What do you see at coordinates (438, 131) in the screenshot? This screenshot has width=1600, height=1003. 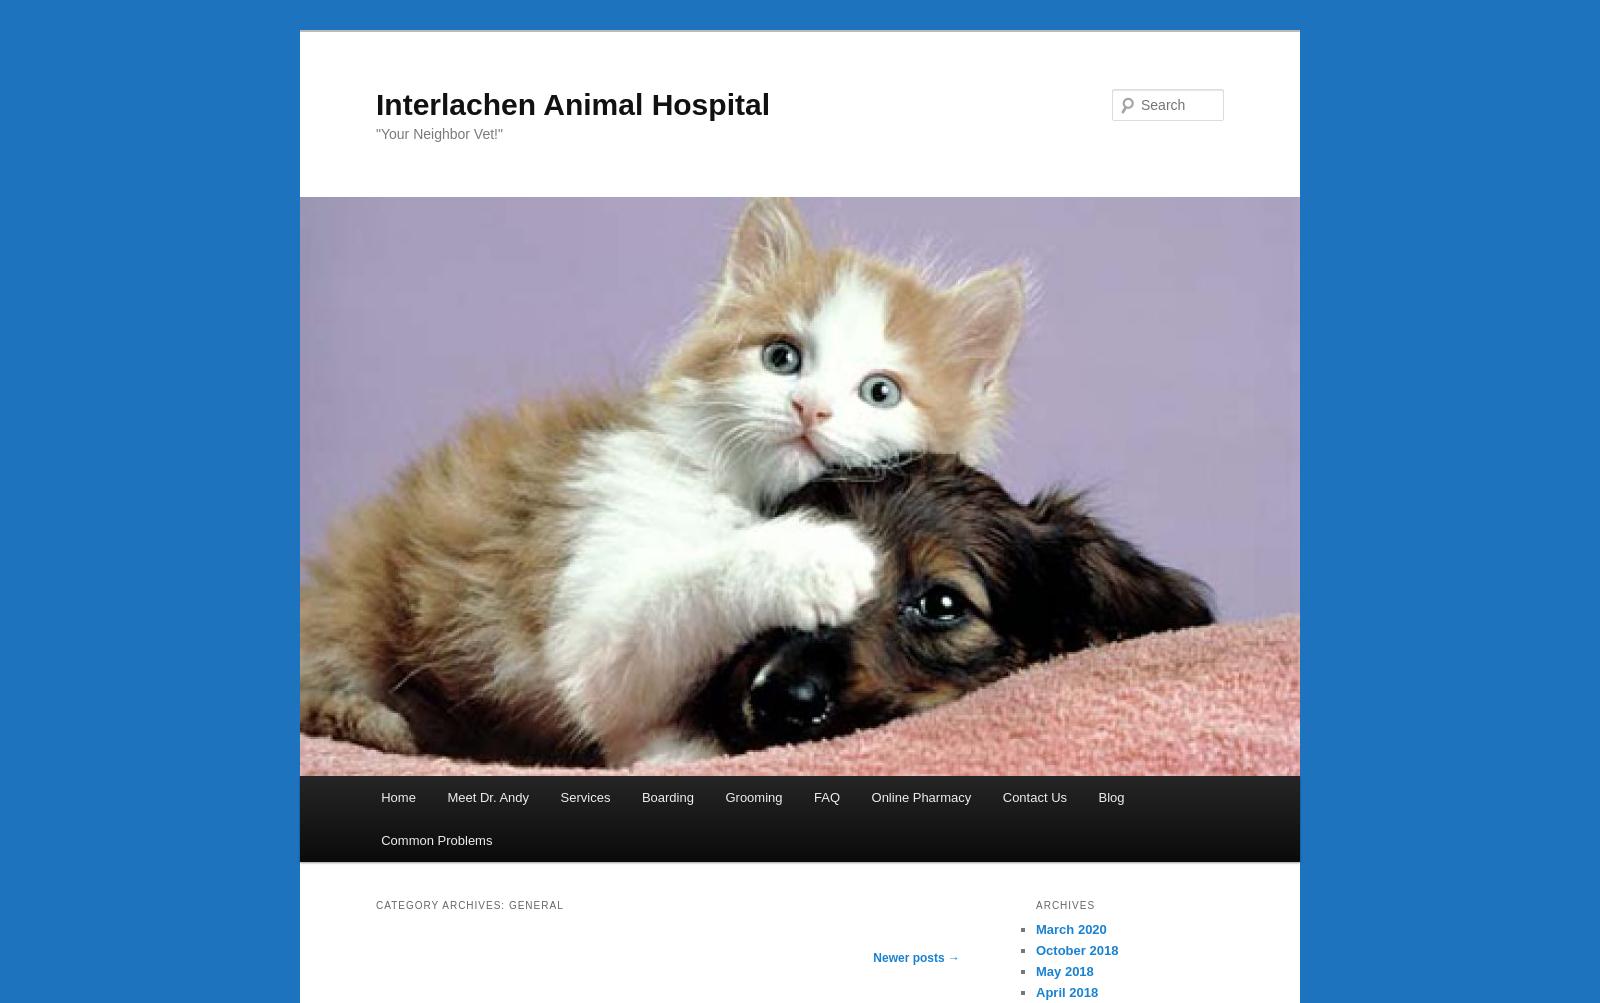 I see `'"Your Neighbor Vet!"'` at bounding box center [438, 131].